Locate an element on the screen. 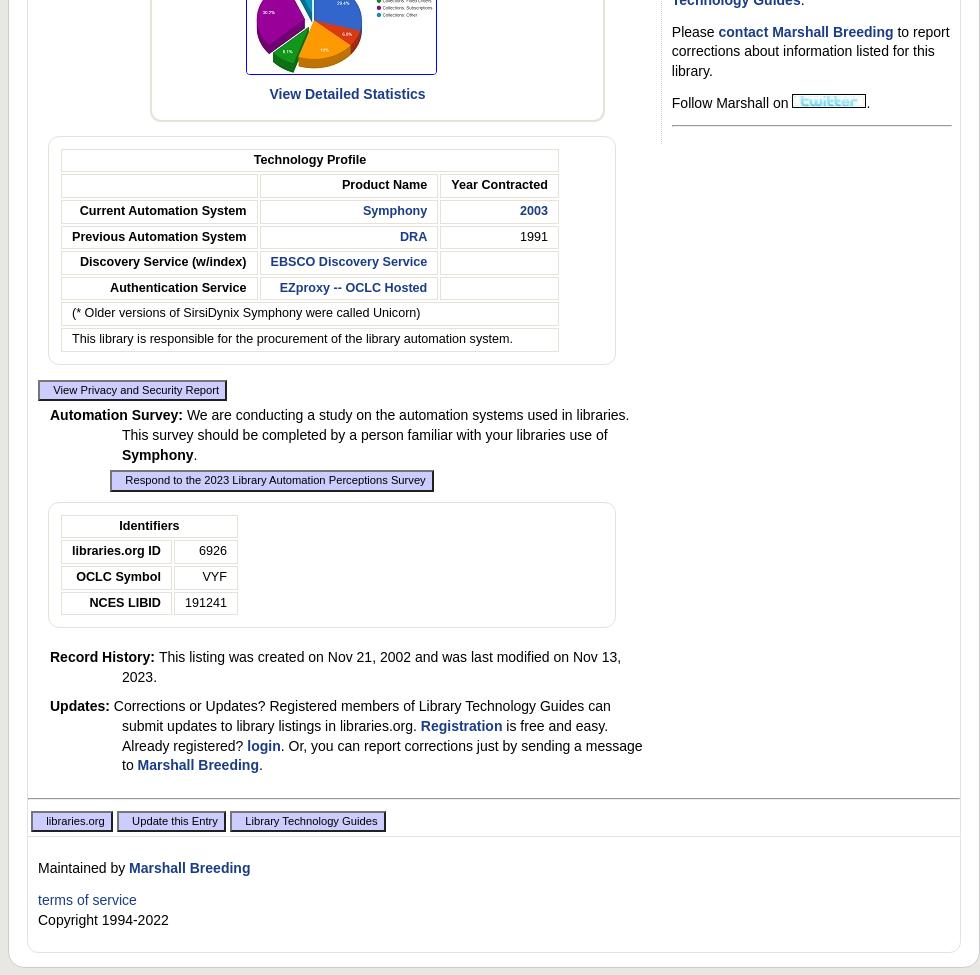 The width and height of the screenshot is (980, 975). 'Please' is located at coordinates (694, 31).